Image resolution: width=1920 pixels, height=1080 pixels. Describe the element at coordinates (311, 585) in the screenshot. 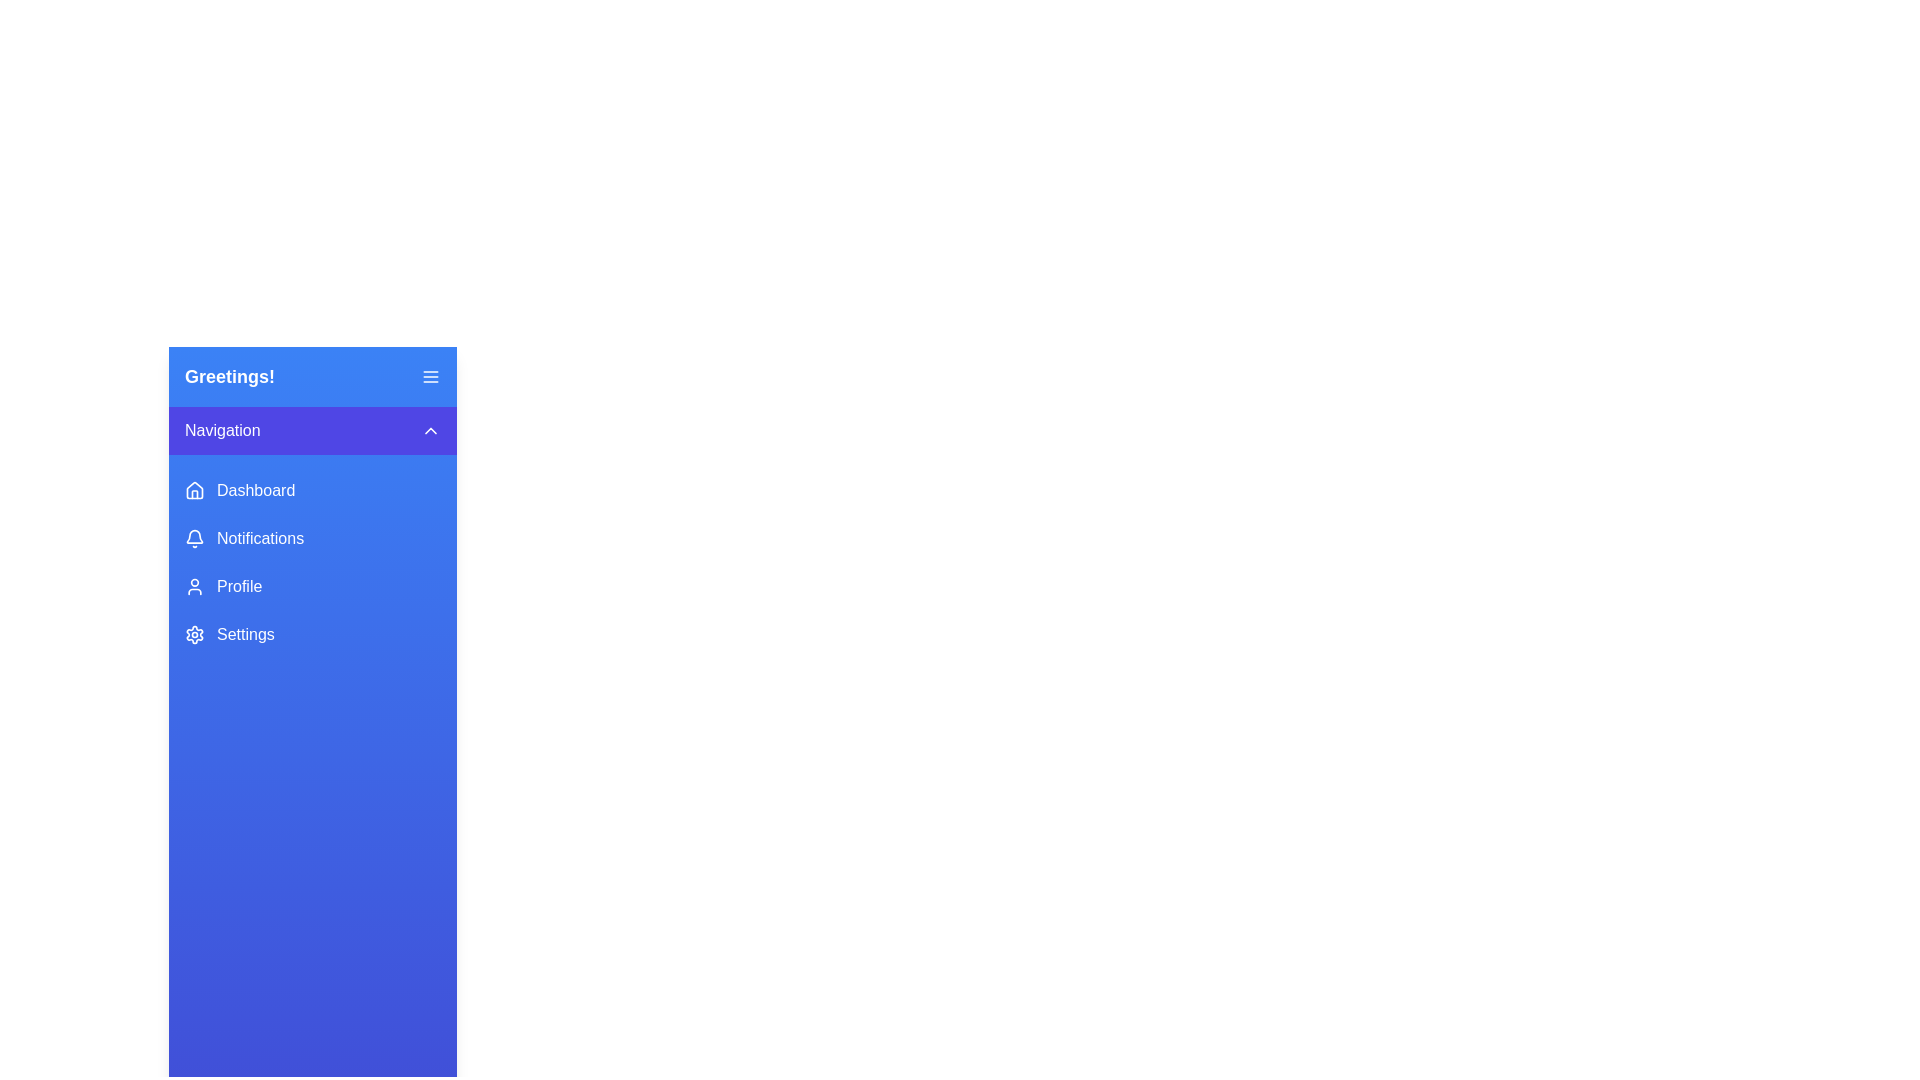

I see `the 'Profile' navigation button, which is the third item in the vertical menu, located between 'Notifications' and 'Settings'` at that location.